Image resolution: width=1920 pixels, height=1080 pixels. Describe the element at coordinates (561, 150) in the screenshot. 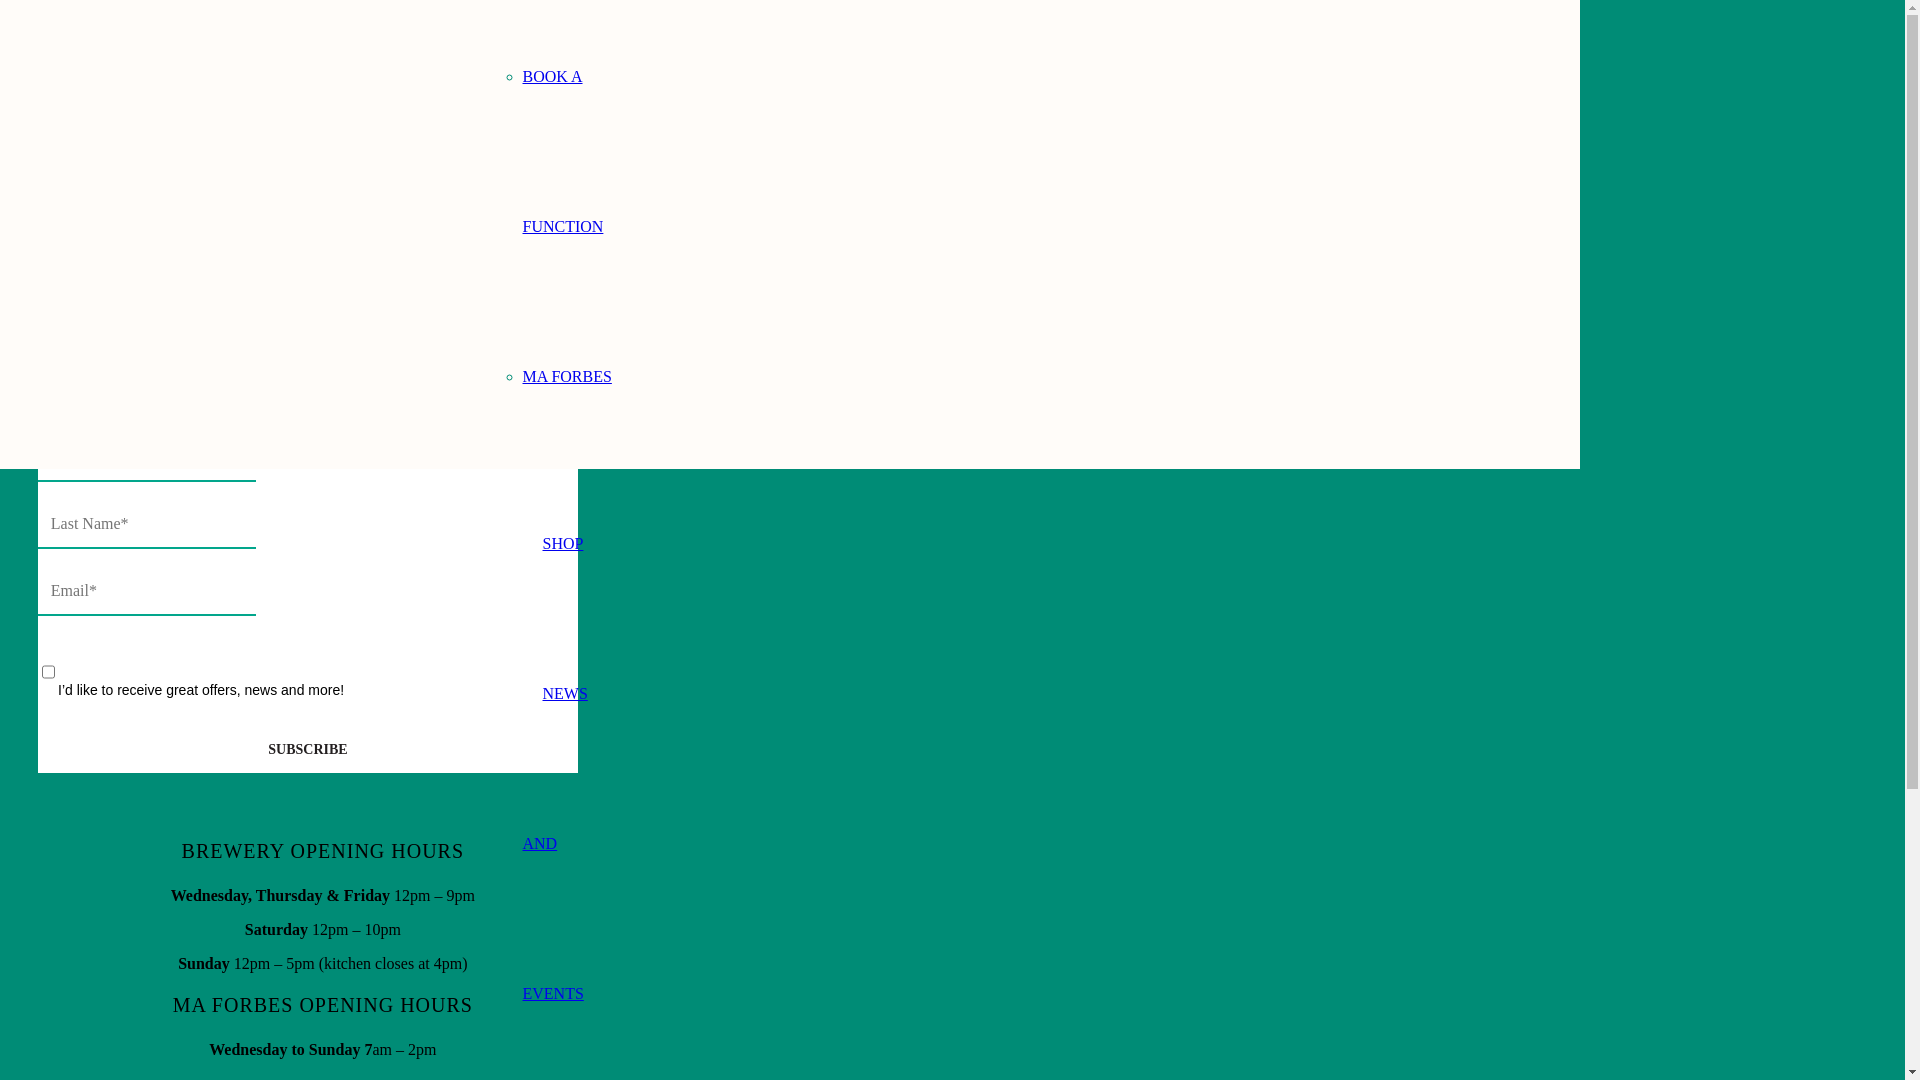

I see `'BOOK A FUNCTION'` at that location.